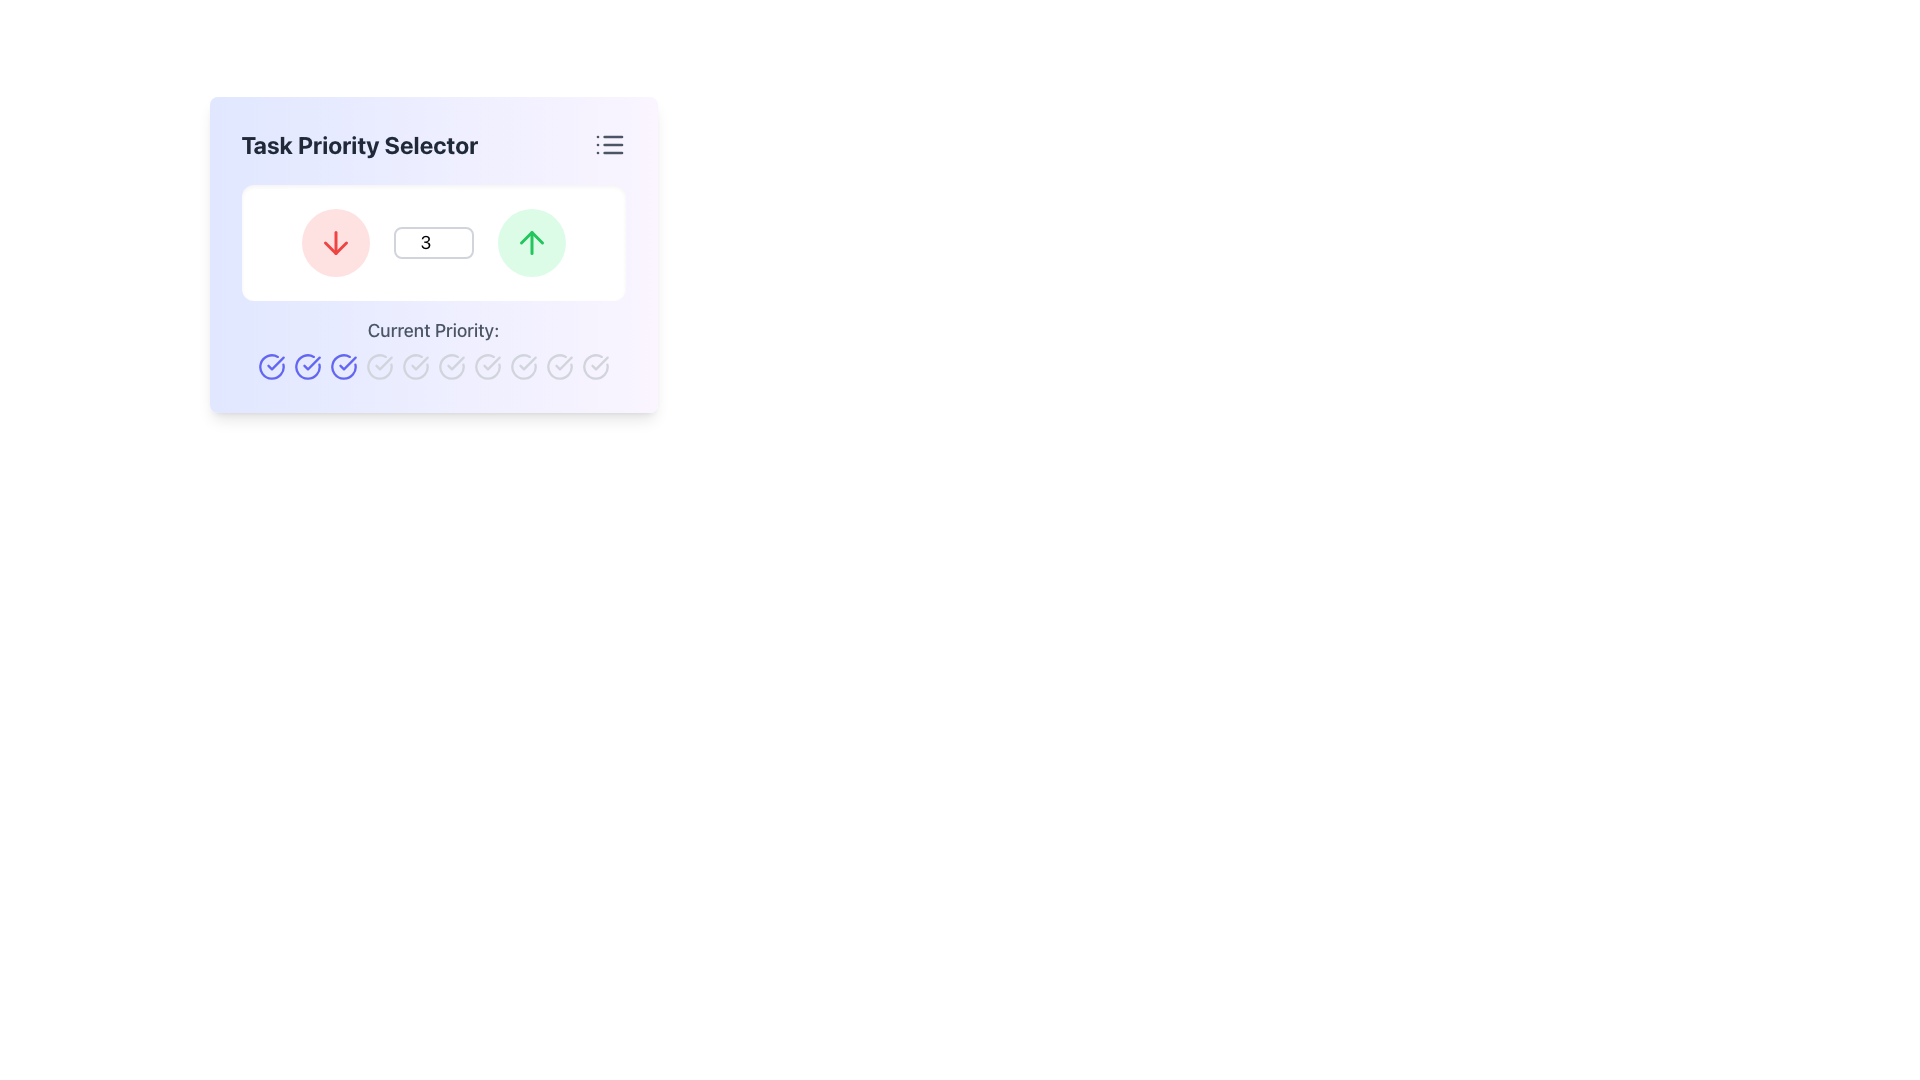 The height and width of the screenshot is (1080, 1920). What do you see at coordinates (343, 366) in the screenshot?
I see `the third circular interactive icon in the 'Current Priority' section` at bounding box center [343, 366].